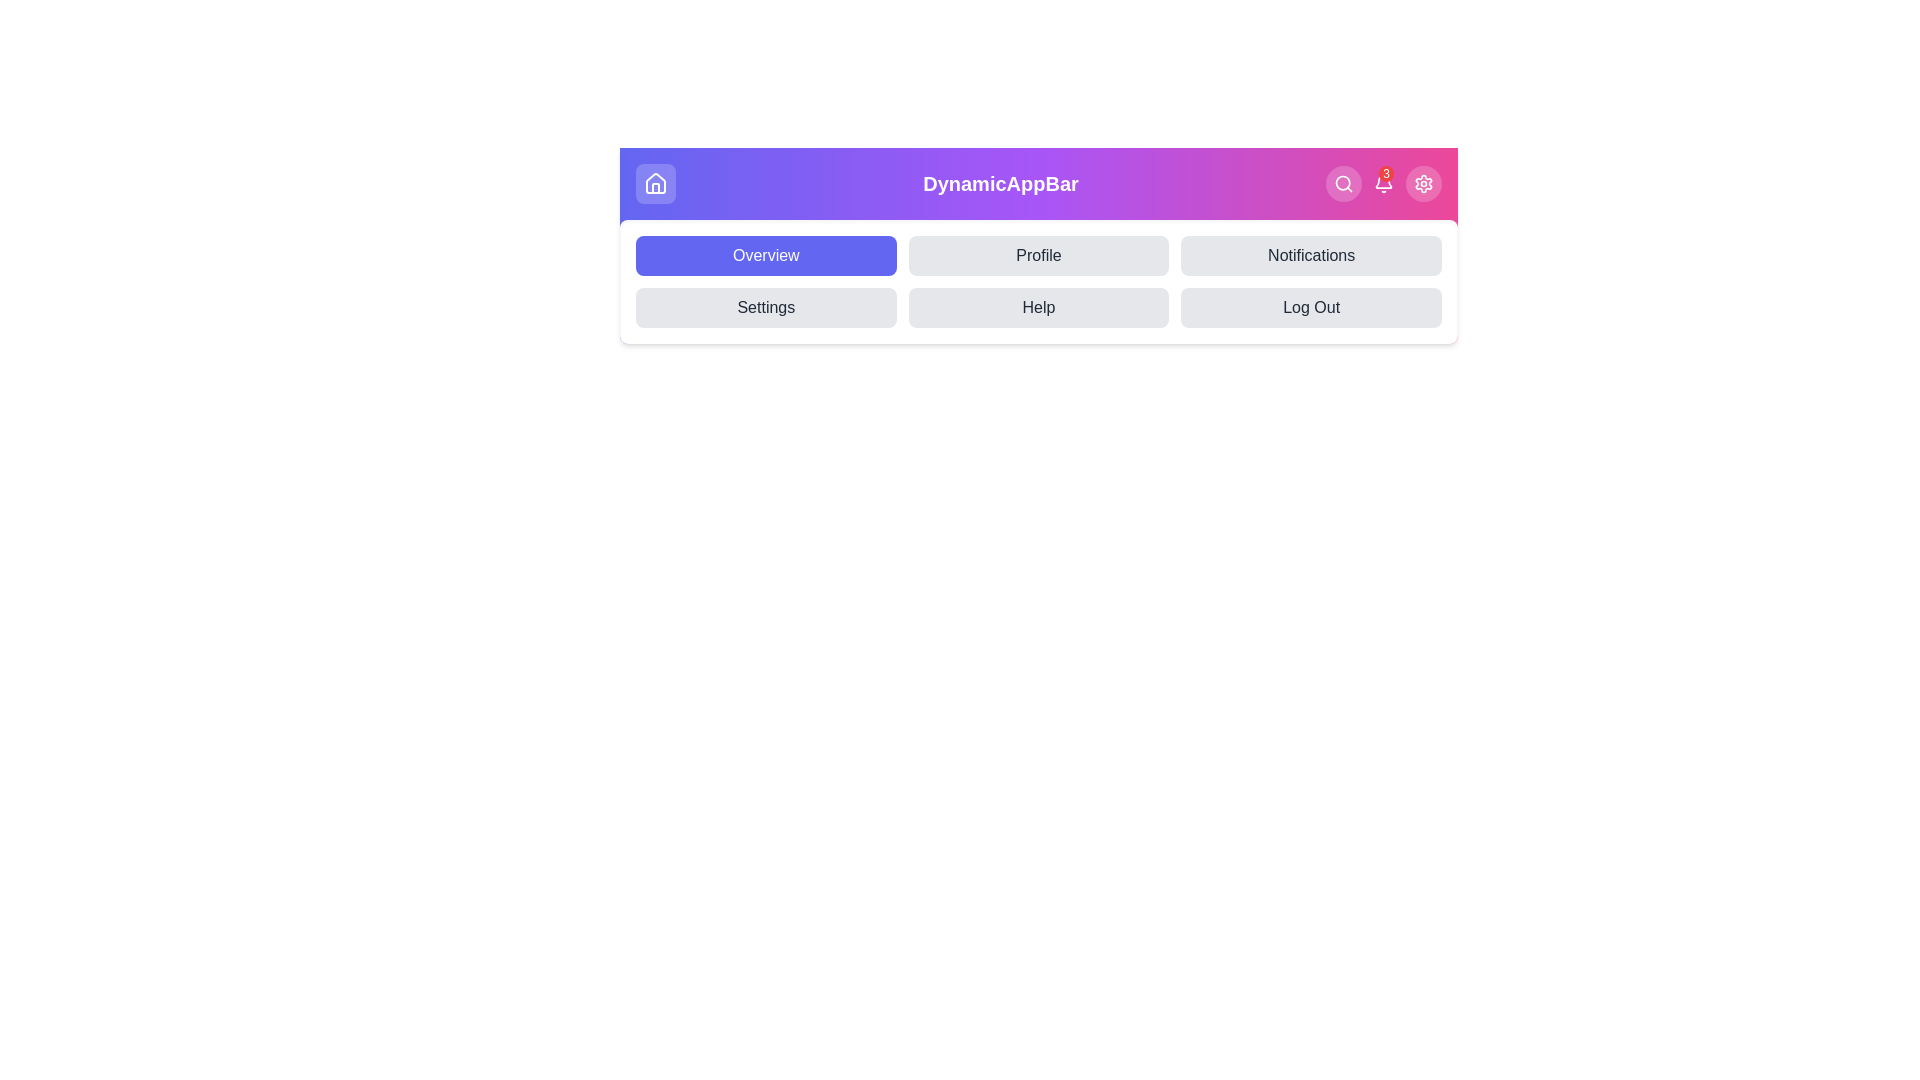 This screenshot has width=1920, height=1080. What do you see at coordinates (1423, 184) in the screenshot?
I see `the settings icon to access the settings` at bounding box center [1423, 184].